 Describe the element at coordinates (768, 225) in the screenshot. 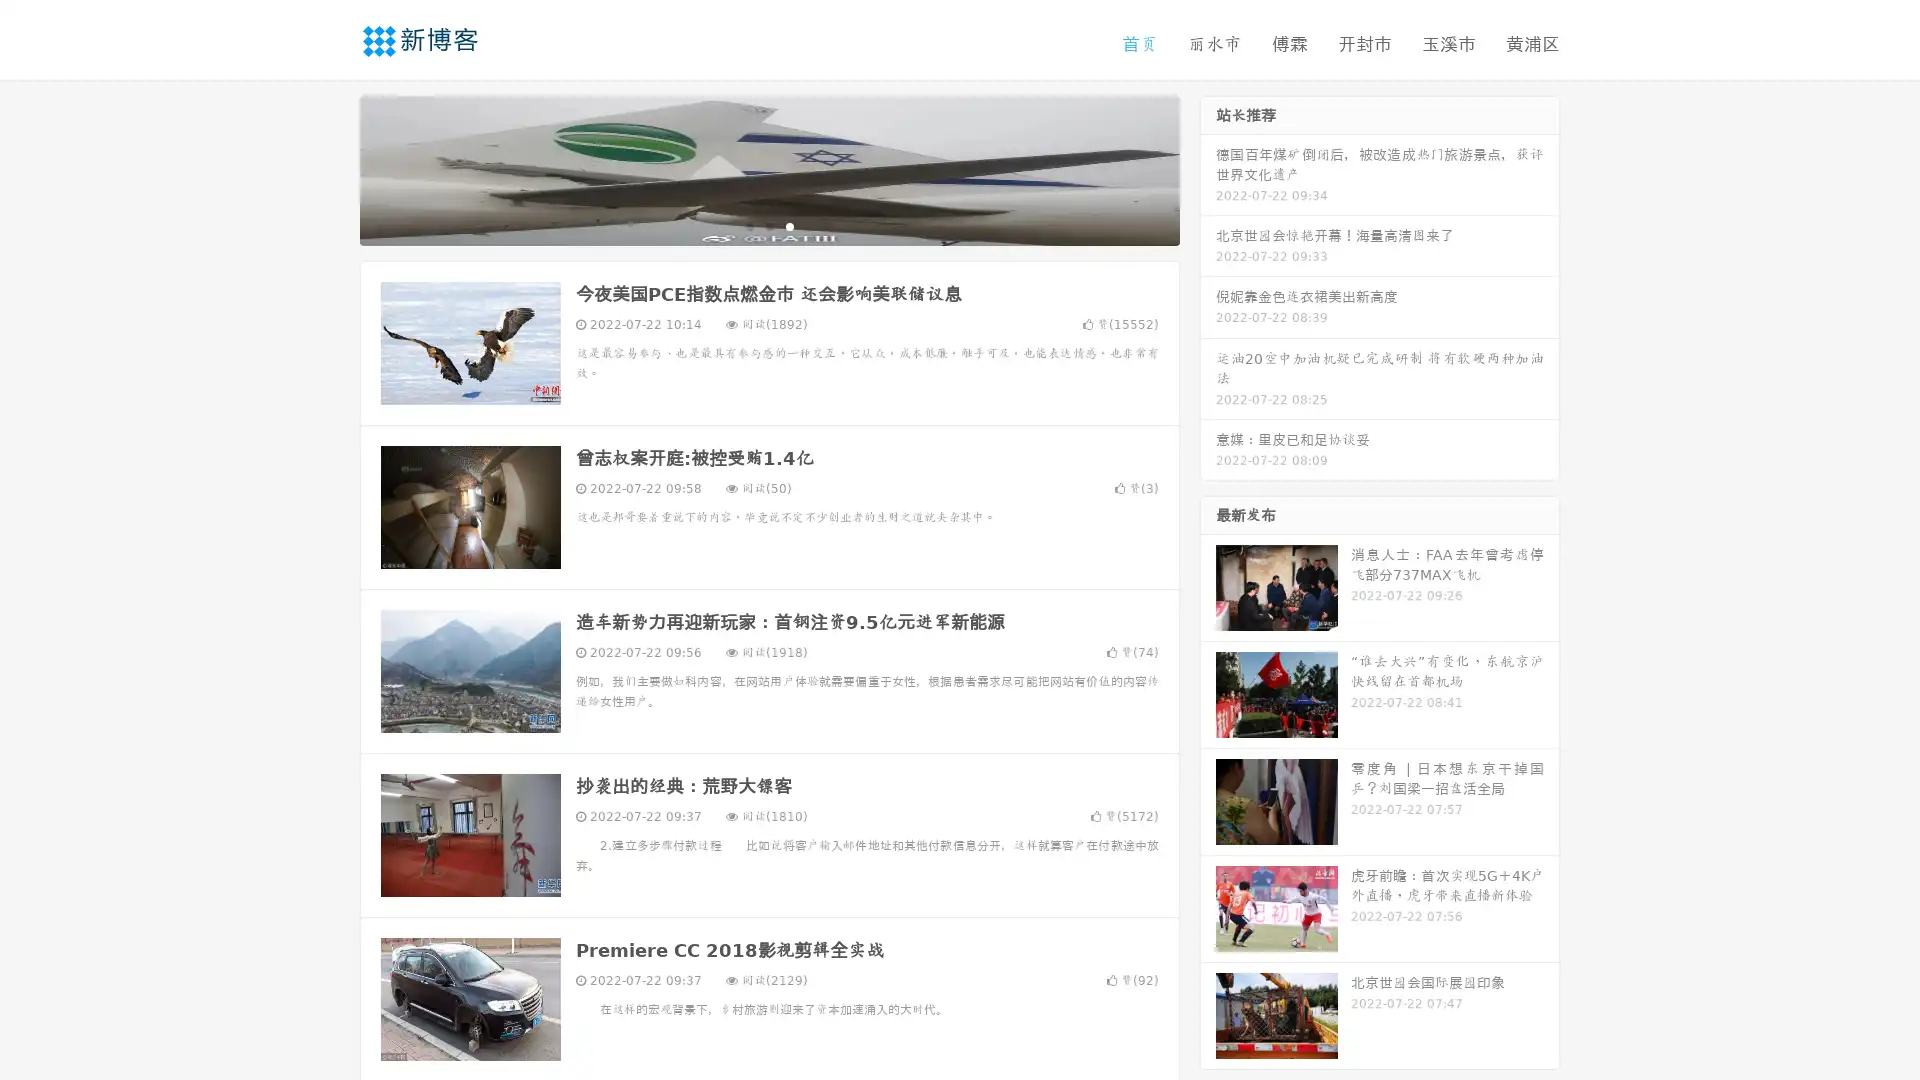

I see `Go to slide 2` at that location.